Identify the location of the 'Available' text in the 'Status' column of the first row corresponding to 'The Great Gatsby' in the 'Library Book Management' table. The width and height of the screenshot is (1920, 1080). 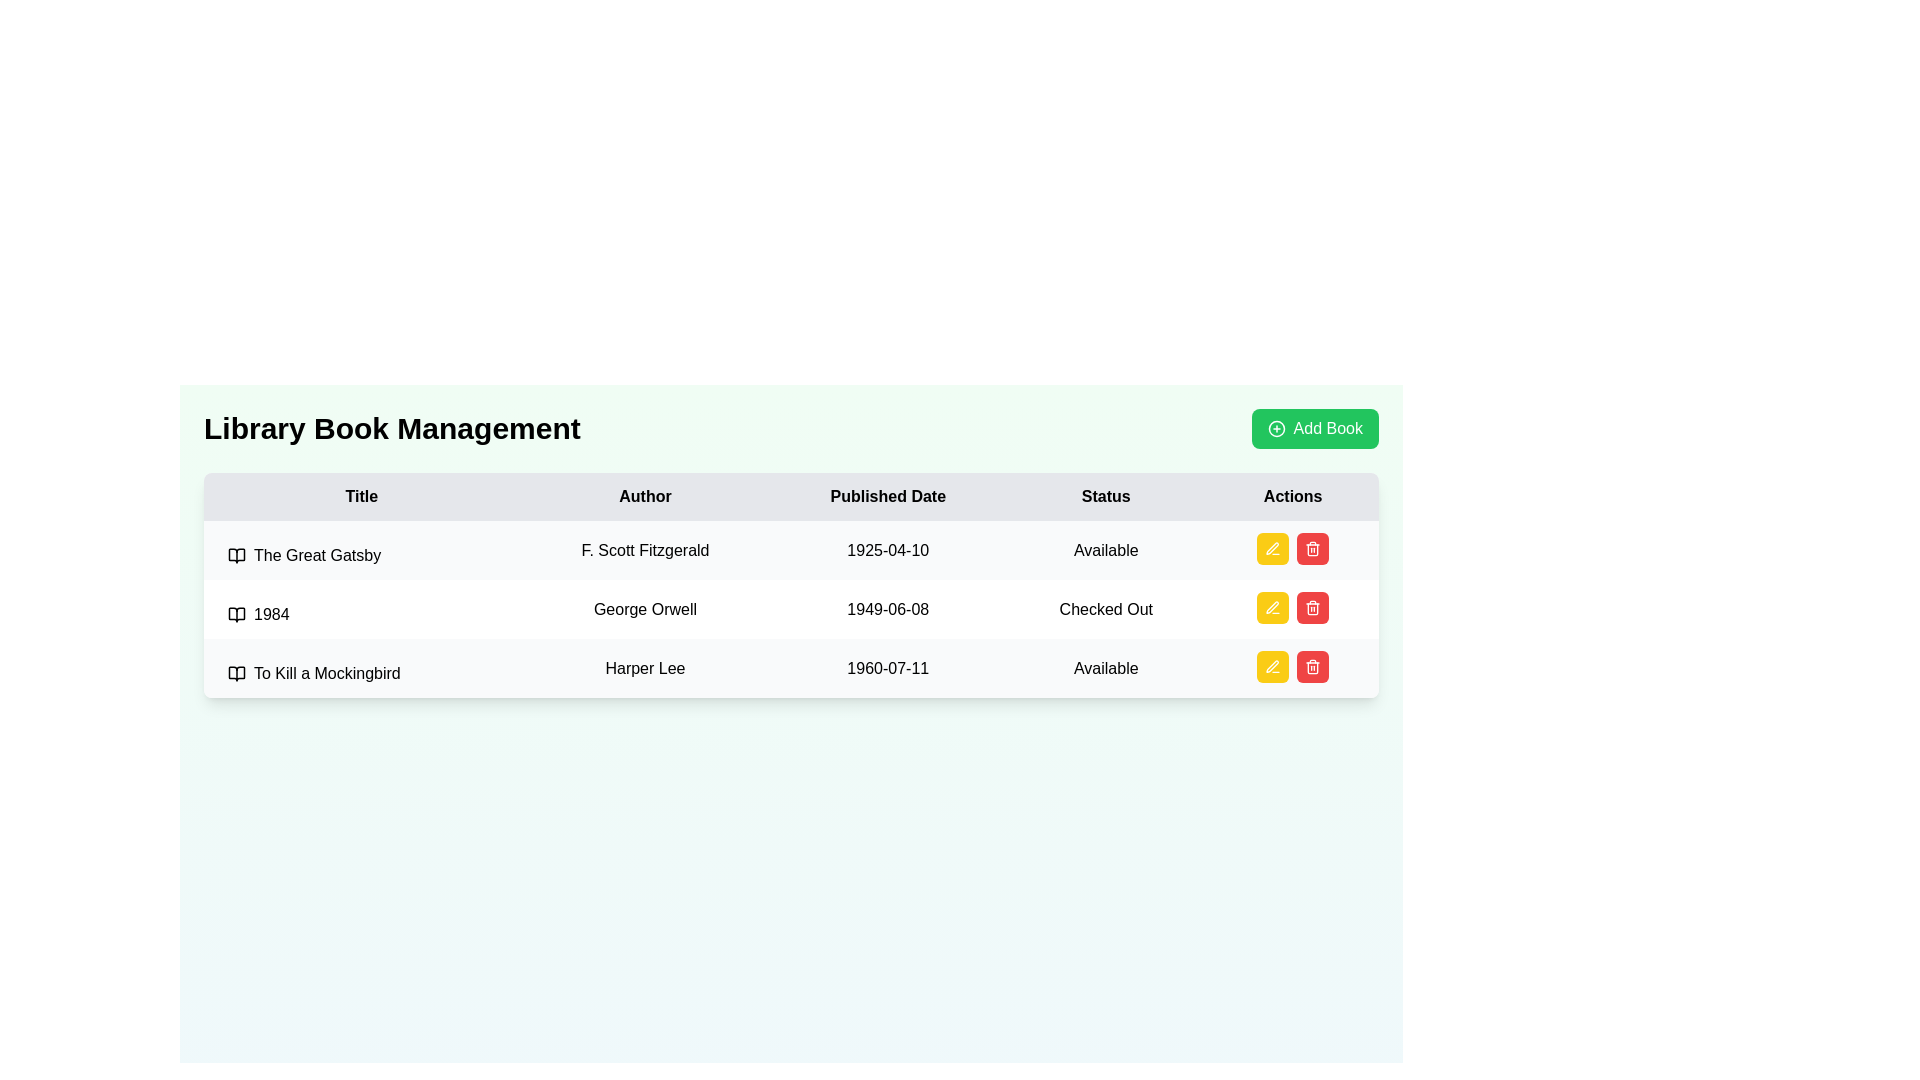
(1105, 550).